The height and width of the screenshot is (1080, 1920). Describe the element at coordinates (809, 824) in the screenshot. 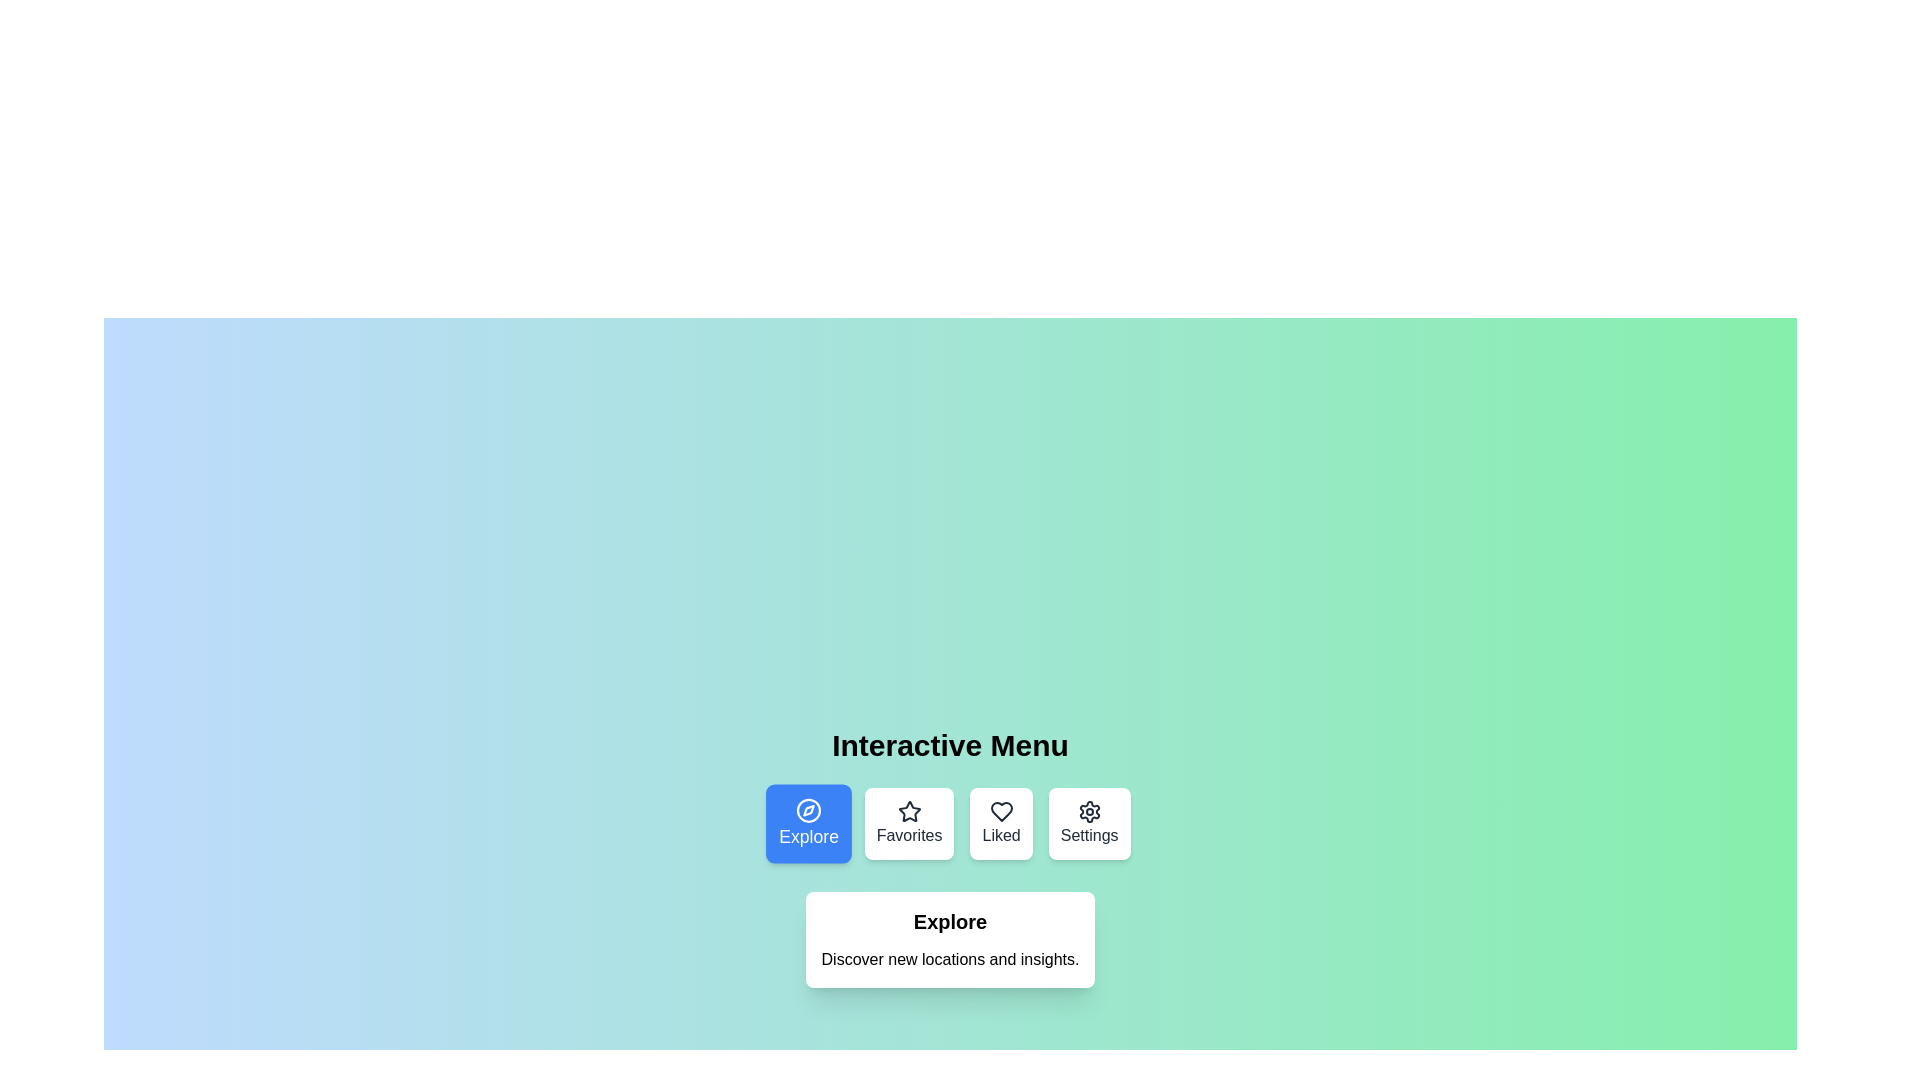

I see `the menu option Explore` at that location.